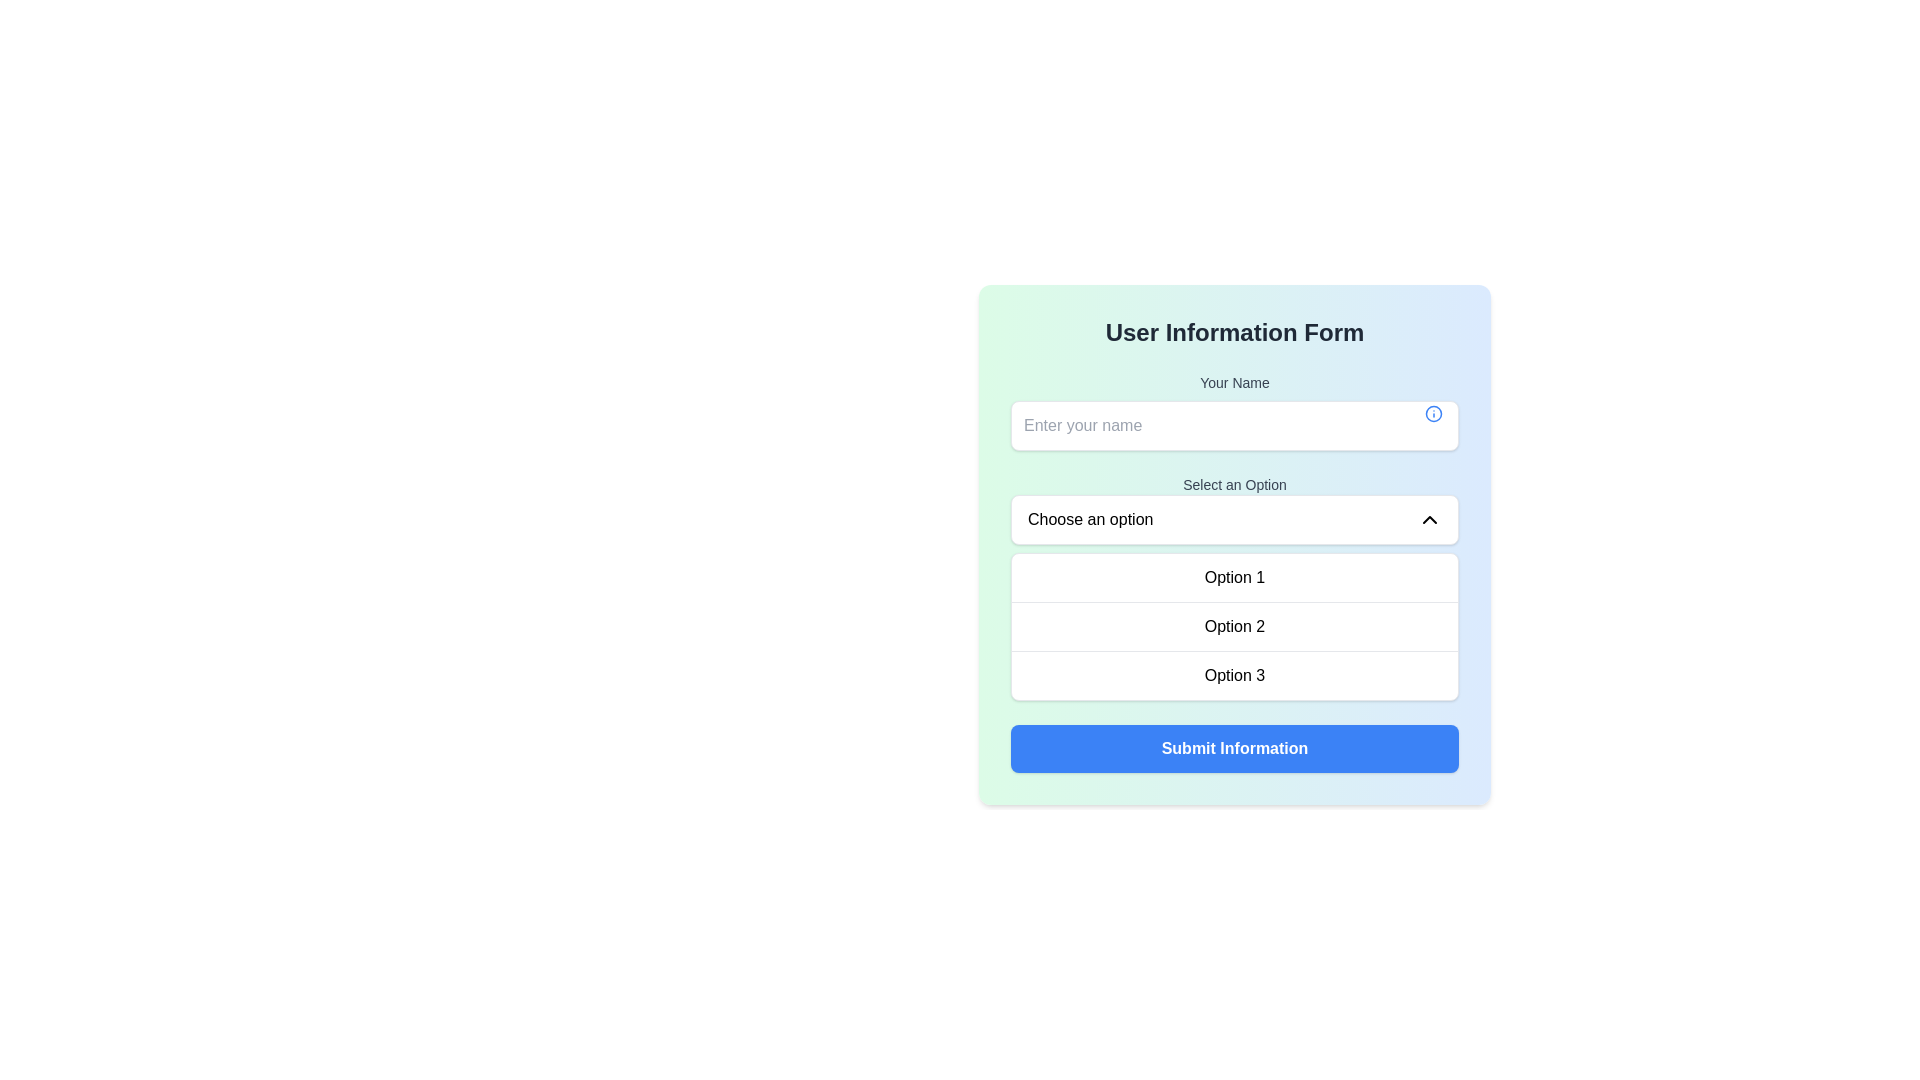  Describe the element at coordinates (1233, 624) in the screenshot. I see `the second item in the dropdown list, which represents 'Option 2'` at that location.